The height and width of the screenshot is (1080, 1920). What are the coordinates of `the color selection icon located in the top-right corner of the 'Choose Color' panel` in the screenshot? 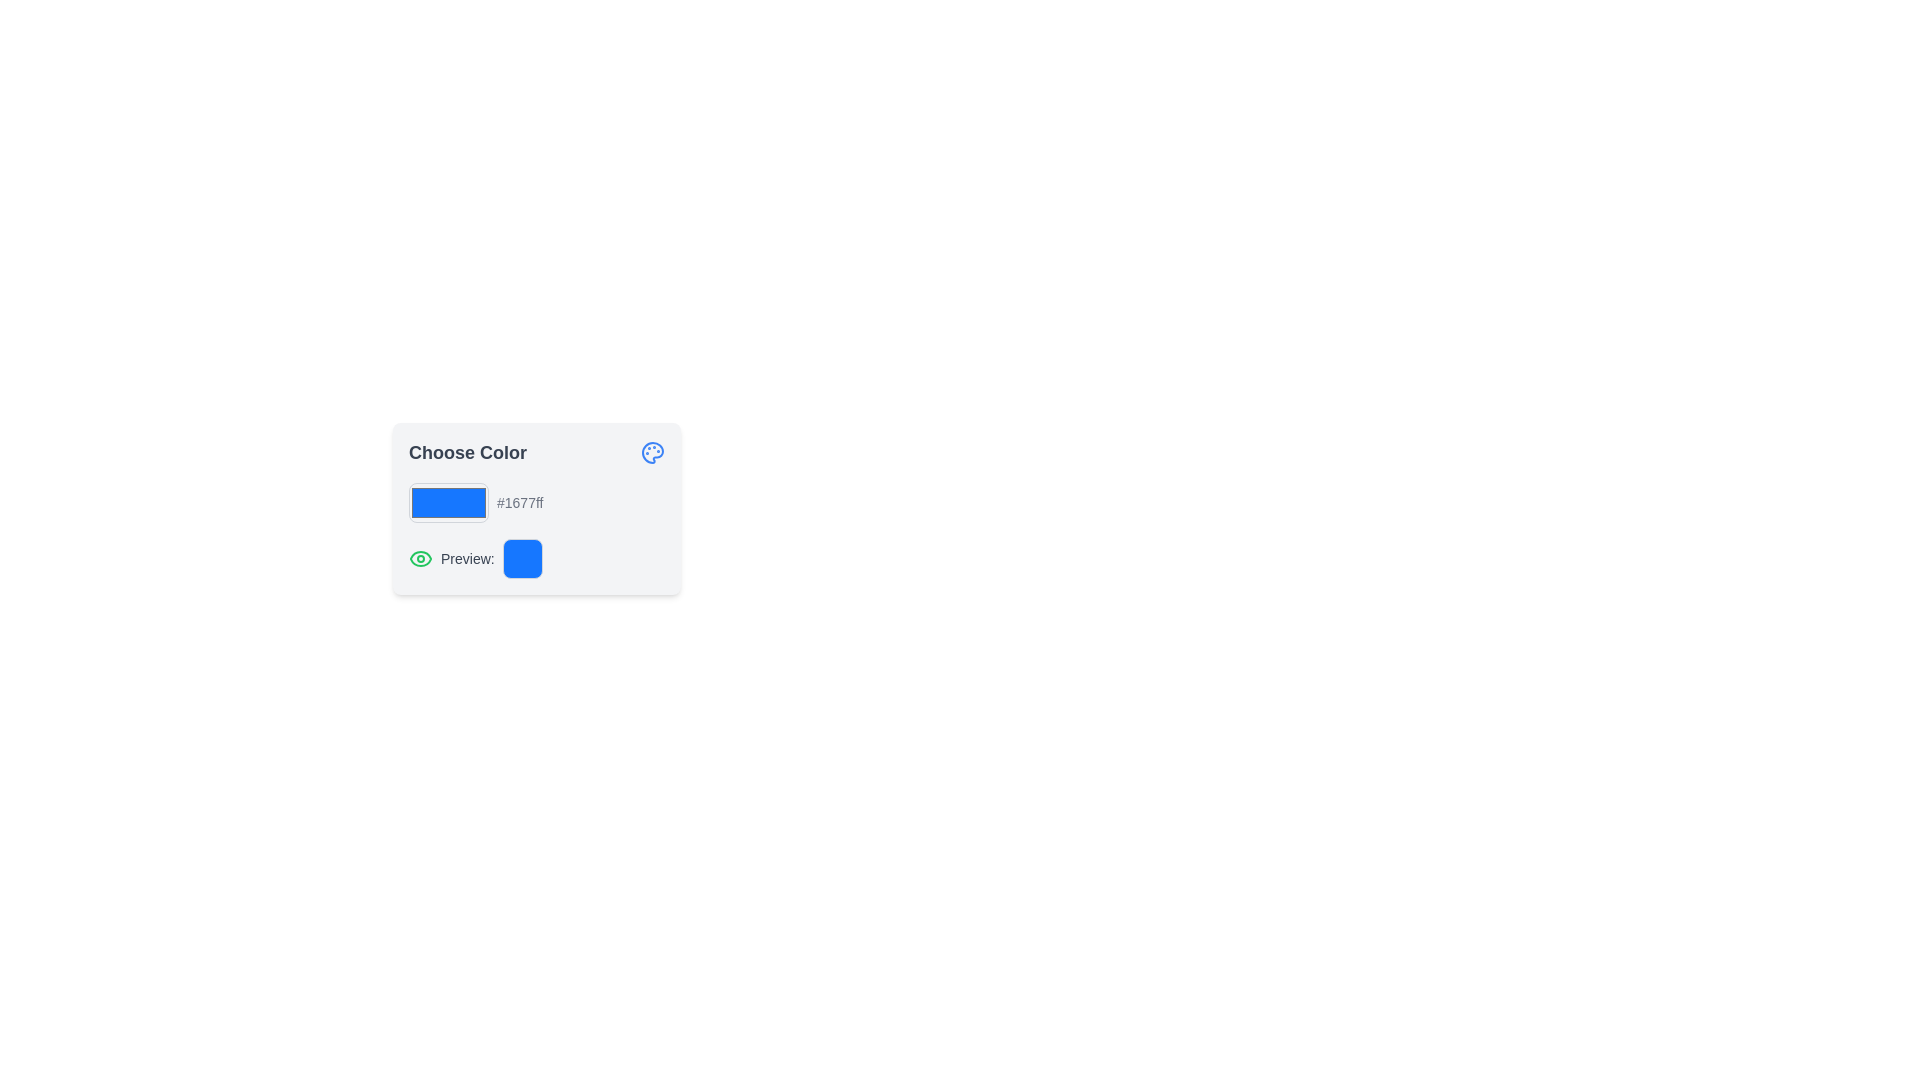 It's located at (652, 452).